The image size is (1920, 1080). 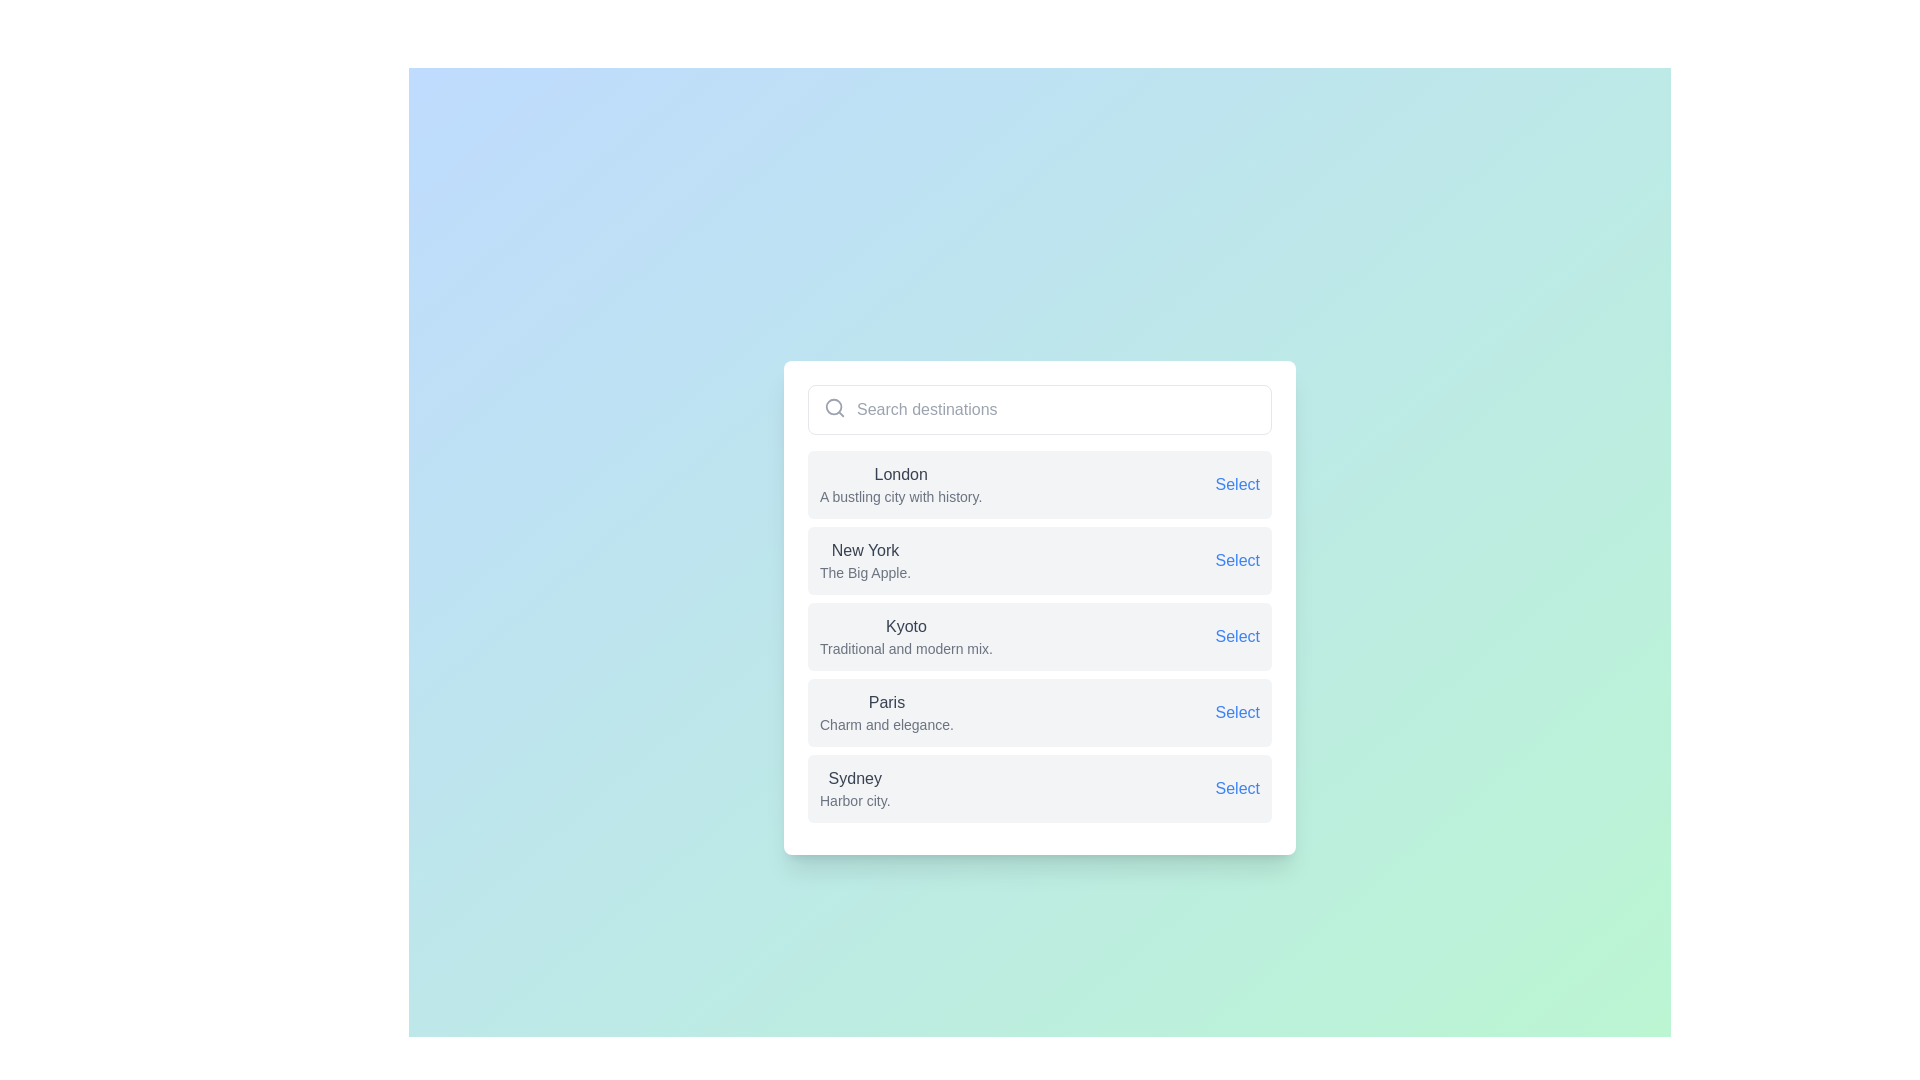 What do you see at coordinates (1236, 712) in the screenshot?
I see `the 'Select' button in blue color that is right-aligned within the list item for 'Paris'` at bounding box center [1236, 712].